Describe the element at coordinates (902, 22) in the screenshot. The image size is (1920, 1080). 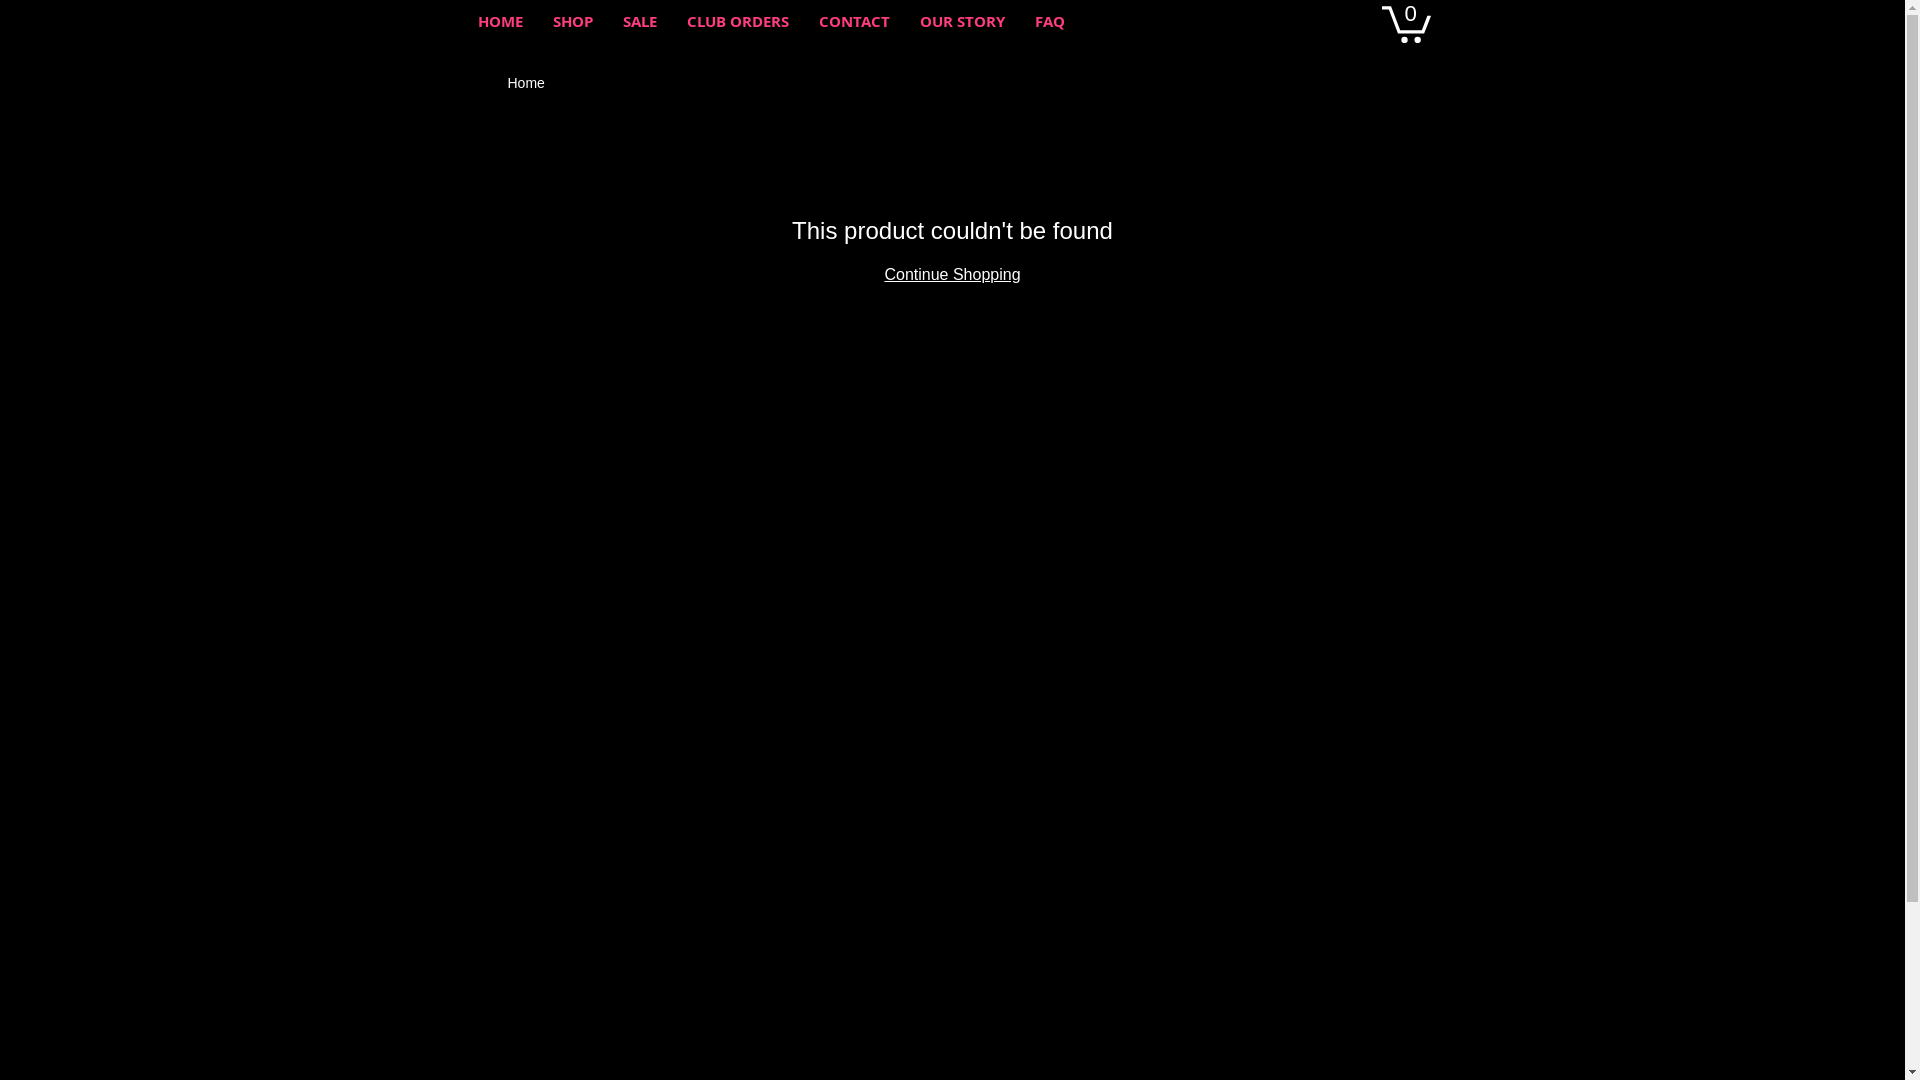
I see `'OUR STORY'` at that location.